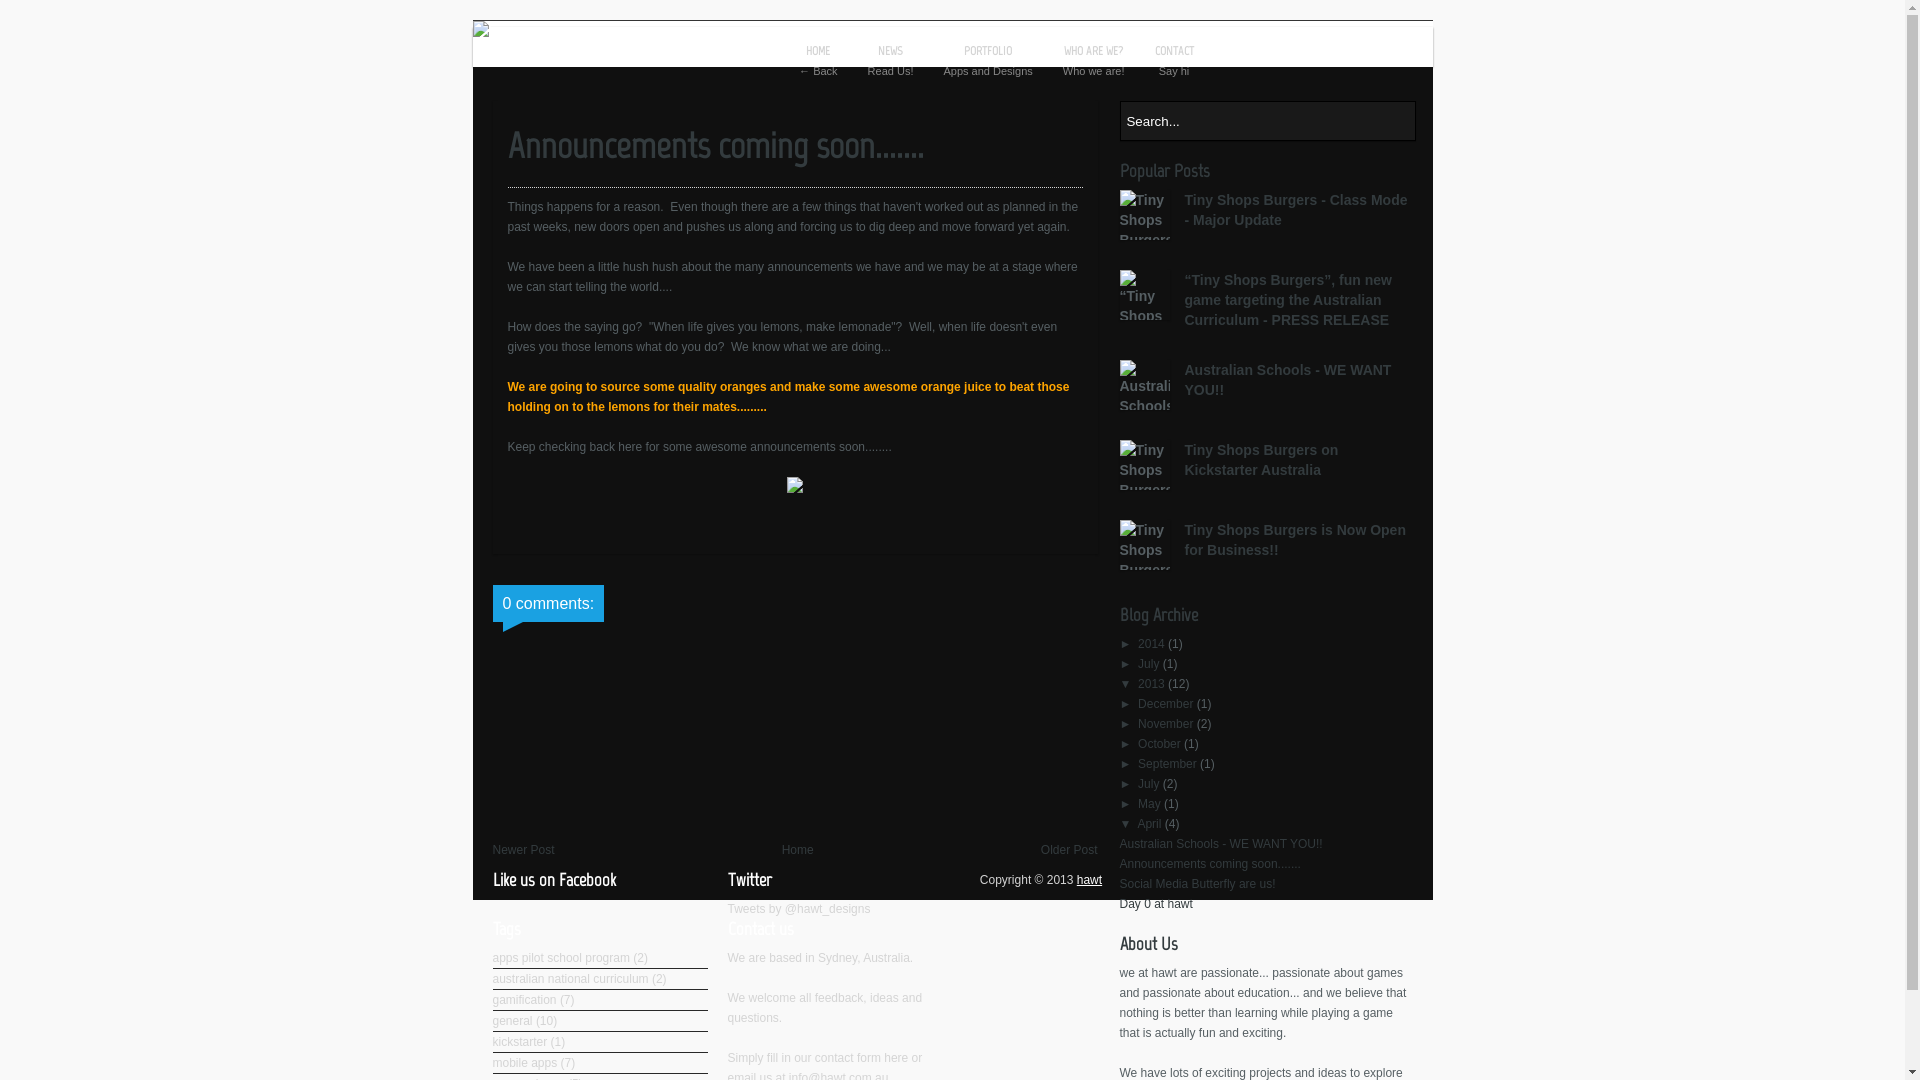  Describe the element at coordinates (987, 60) in the screenshot. I see `'PORTFOLIO` at that location.